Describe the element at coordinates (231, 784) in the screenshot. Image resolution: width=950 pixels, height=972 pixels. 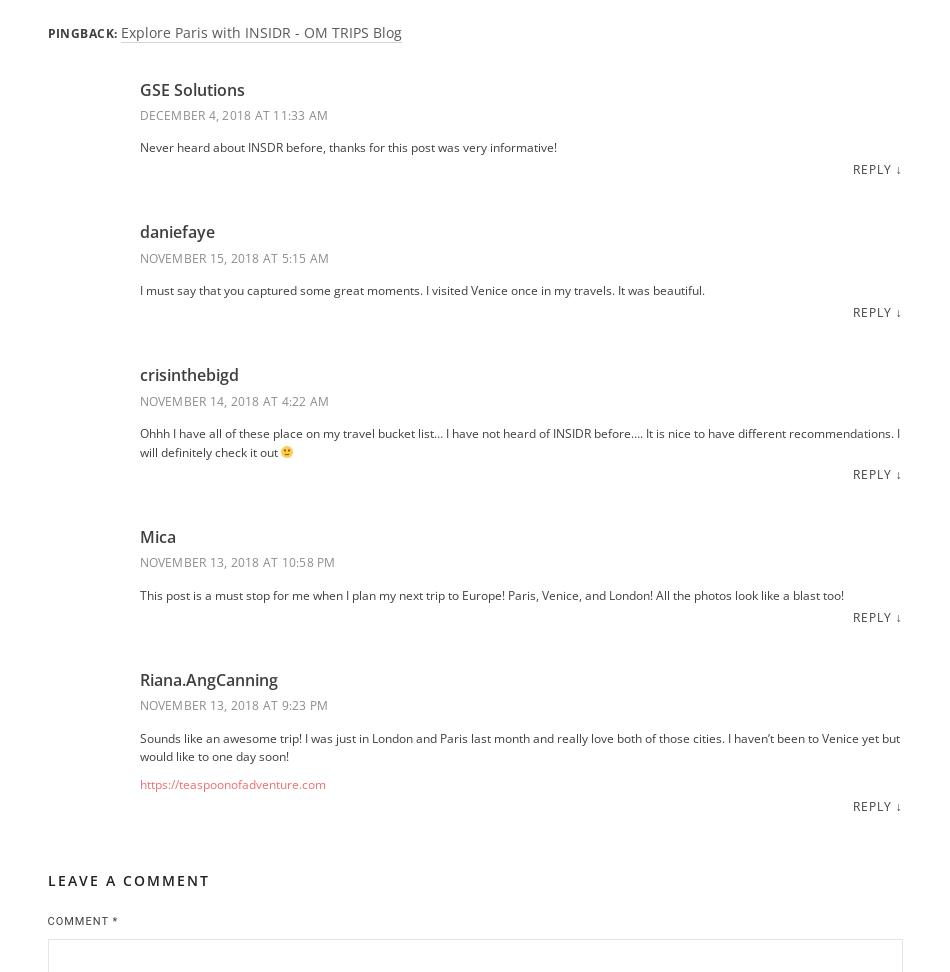
I see `'https://teaspoonofadventure.com'` at that location.